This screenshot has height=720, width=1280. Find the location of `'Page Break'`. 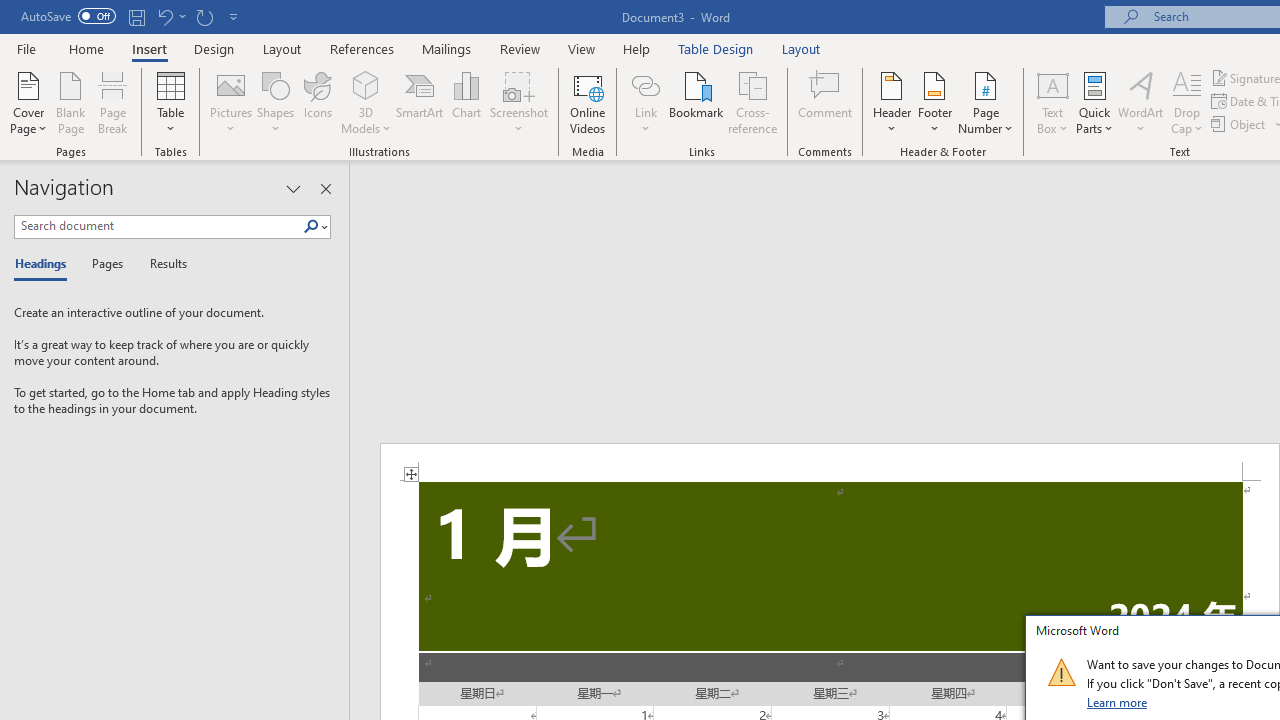

'Page Break' is located at coordinates (112, 103).